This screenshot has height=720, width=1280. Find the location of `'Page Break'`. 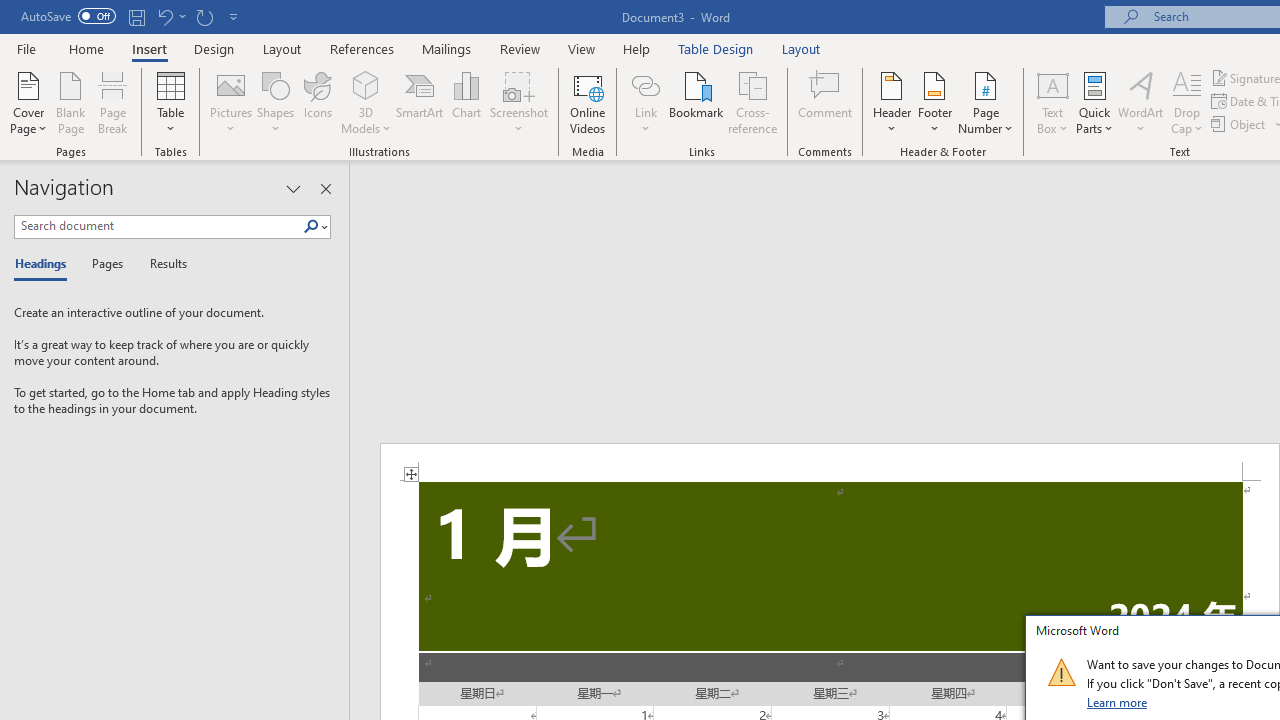

'Page Break' is located at coordinates (112, 103).